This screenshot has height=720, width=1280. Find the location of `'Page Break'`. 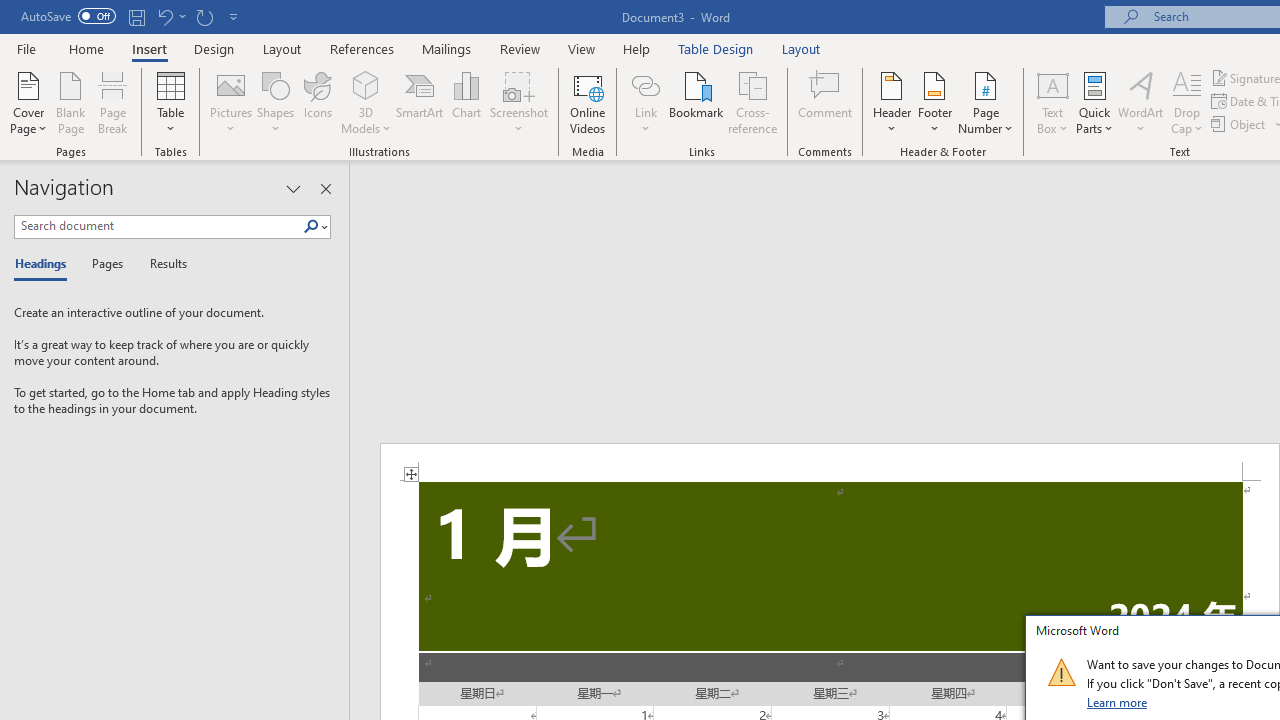

'Page Break' is located at coordinates (112, 103).